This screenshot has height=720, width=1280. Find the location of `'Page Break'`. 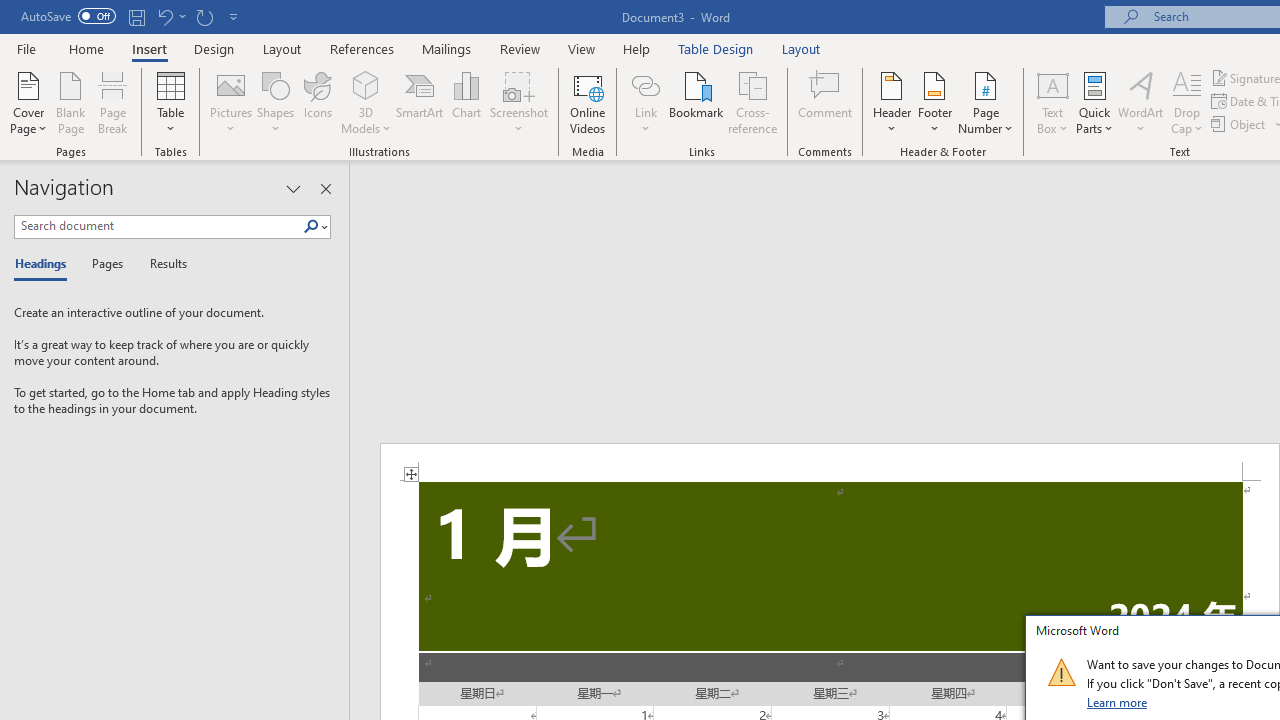

'Page Break' is located at coordinates (112, 103).